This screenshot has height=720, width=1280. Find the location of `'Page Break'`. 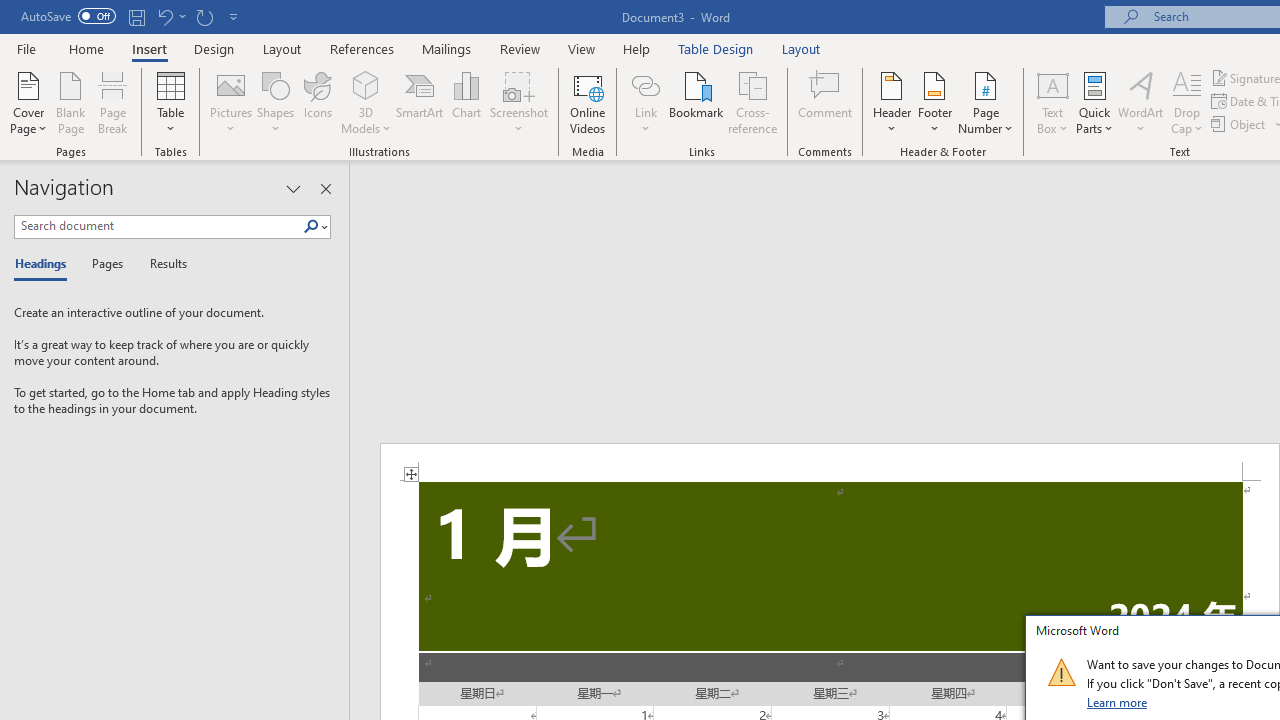

'Page Break' is located at coordinates (112, 103).